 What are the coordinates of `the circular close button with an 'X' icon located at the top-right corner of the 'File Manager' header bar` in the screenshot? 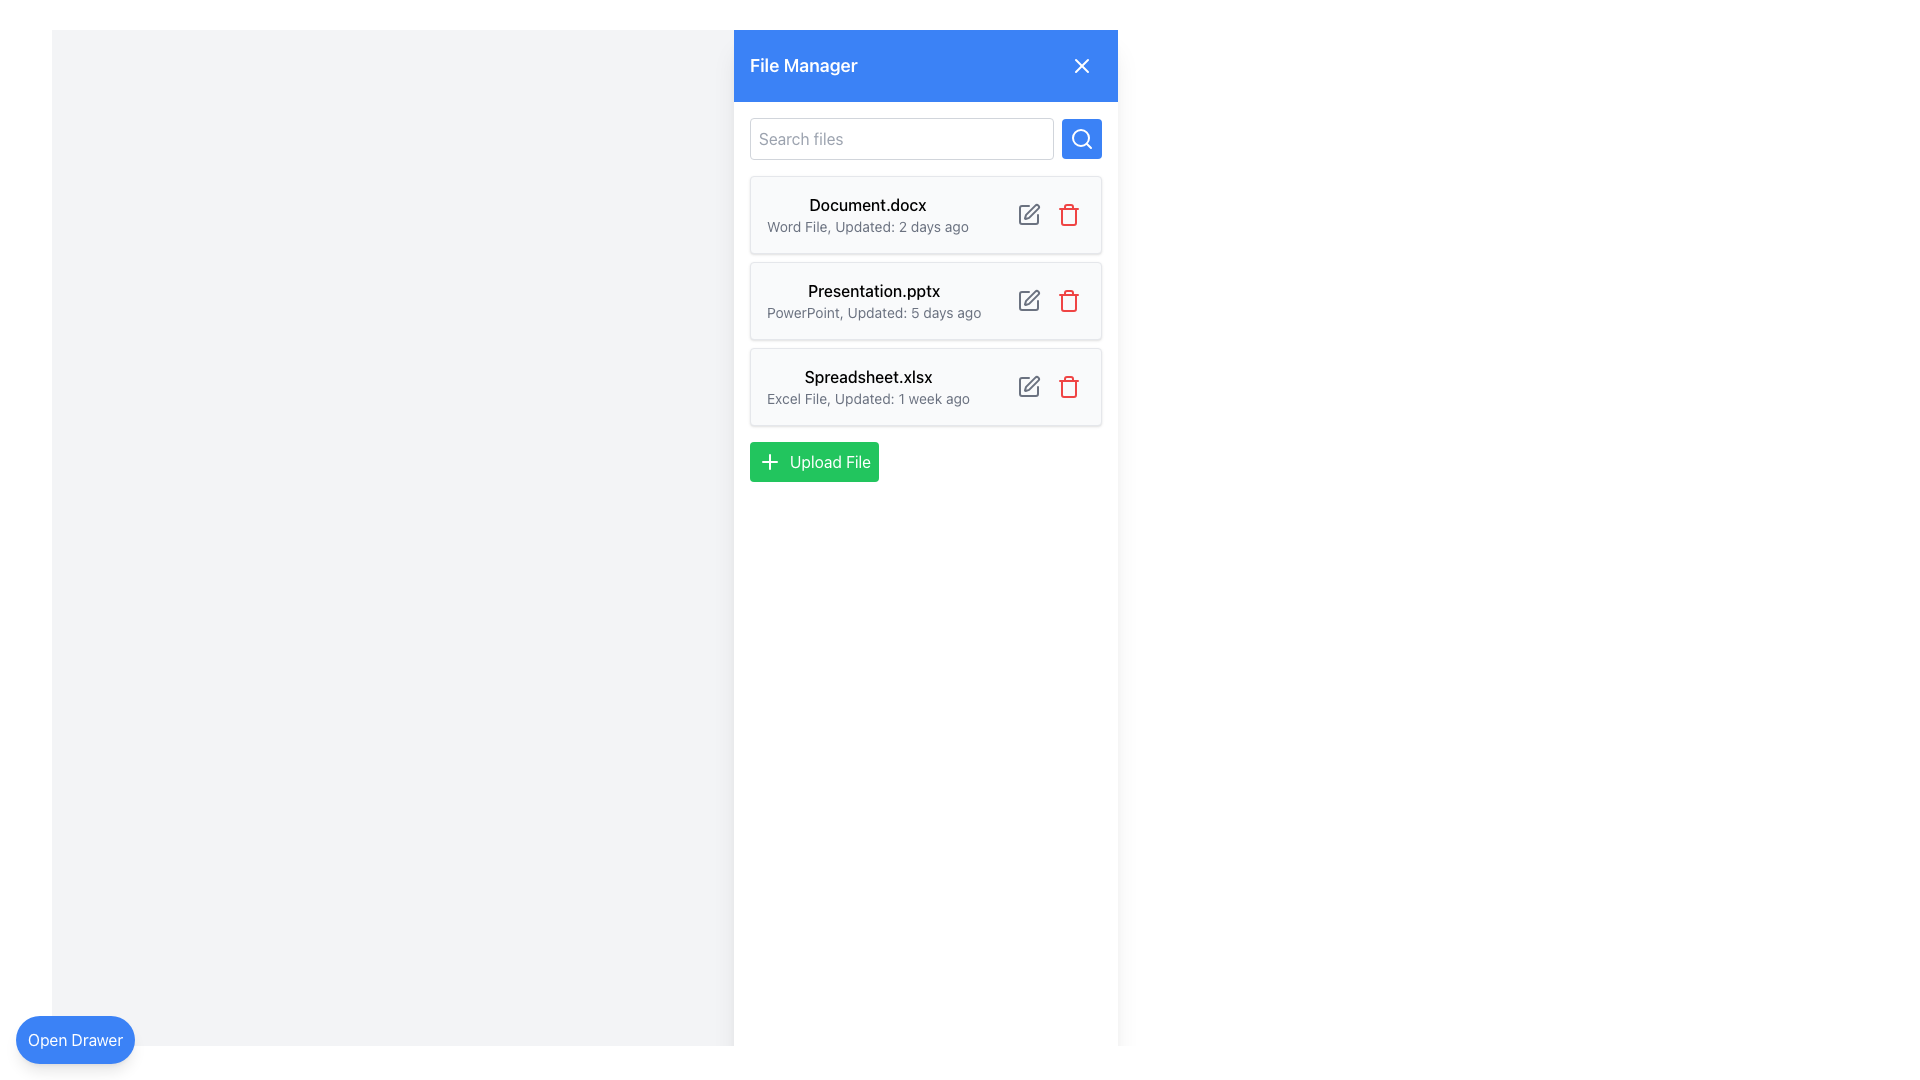 It's located at (1080, 64).